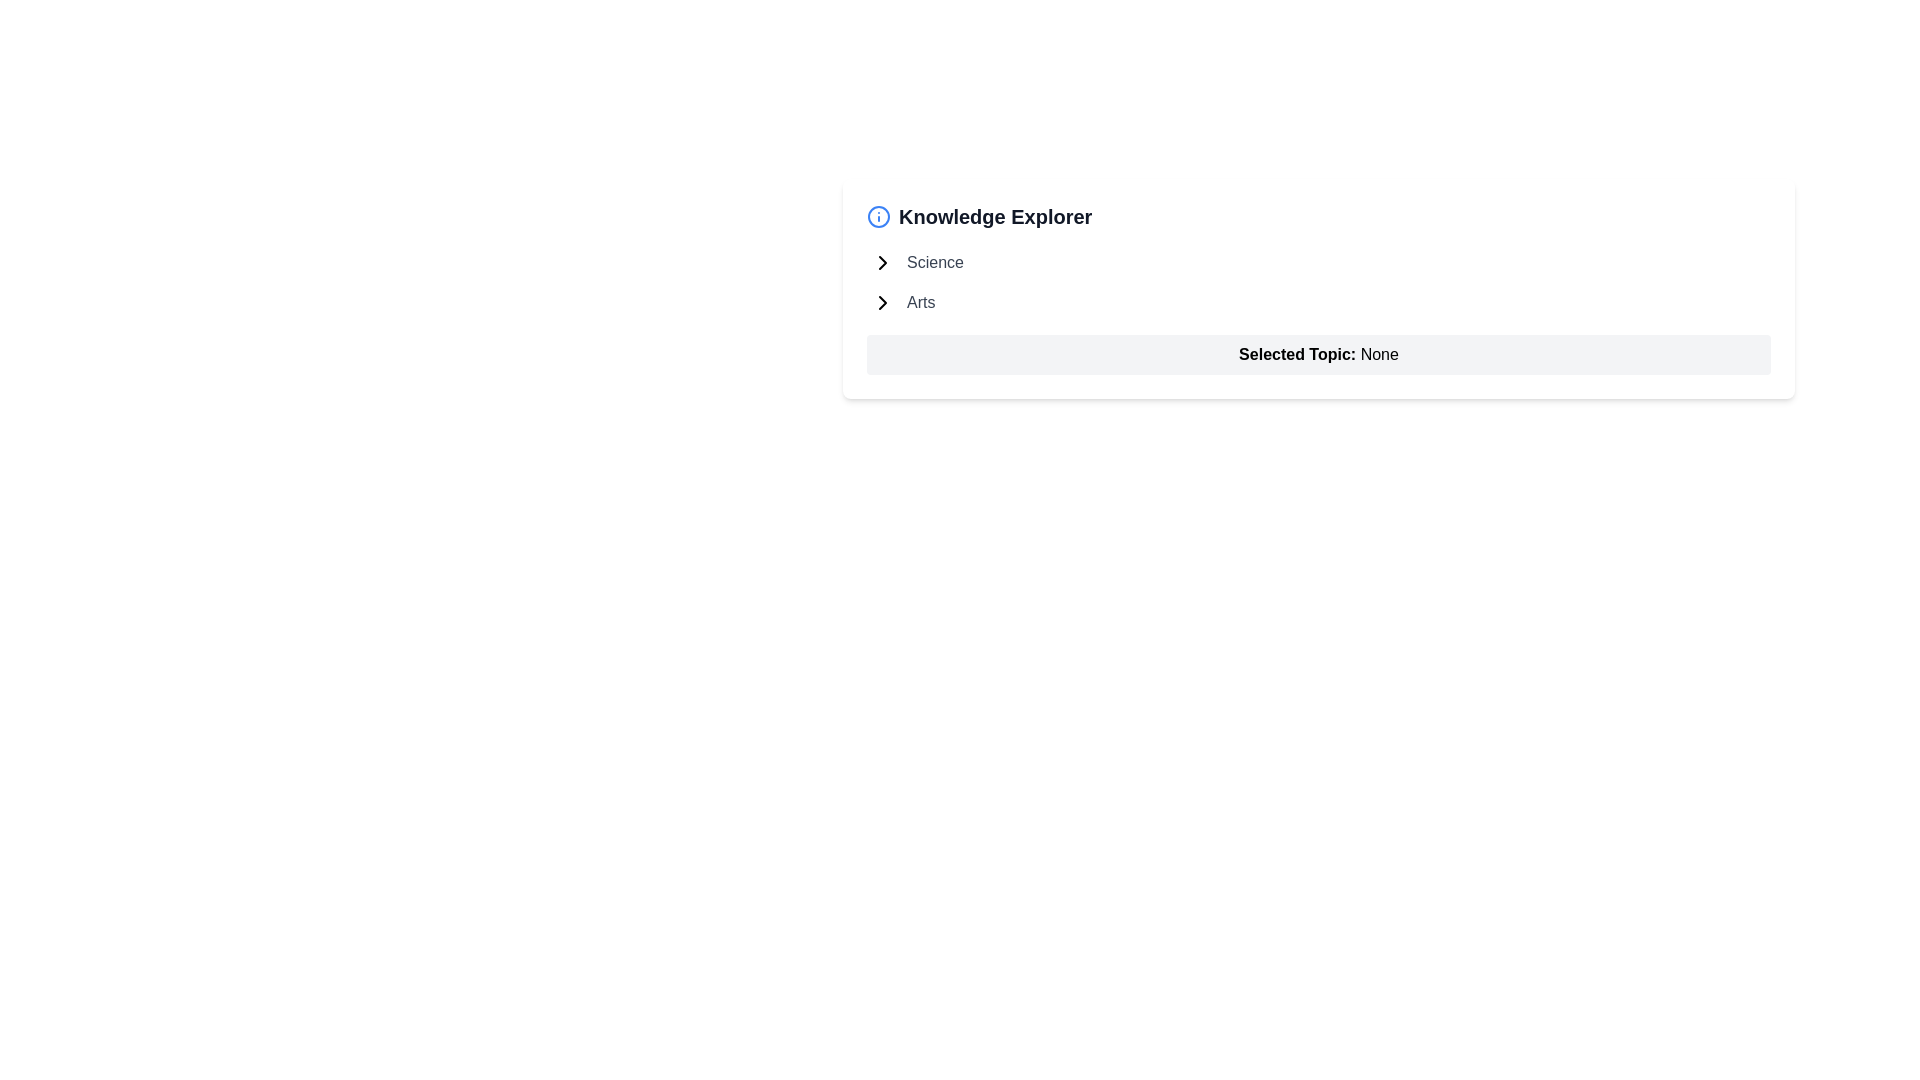 This screenshot has width=1920, height=1080. I want to click on the rightward-pointing chevron arrow icon that is located to the right of the 'Science' text label, so click(882, 261).